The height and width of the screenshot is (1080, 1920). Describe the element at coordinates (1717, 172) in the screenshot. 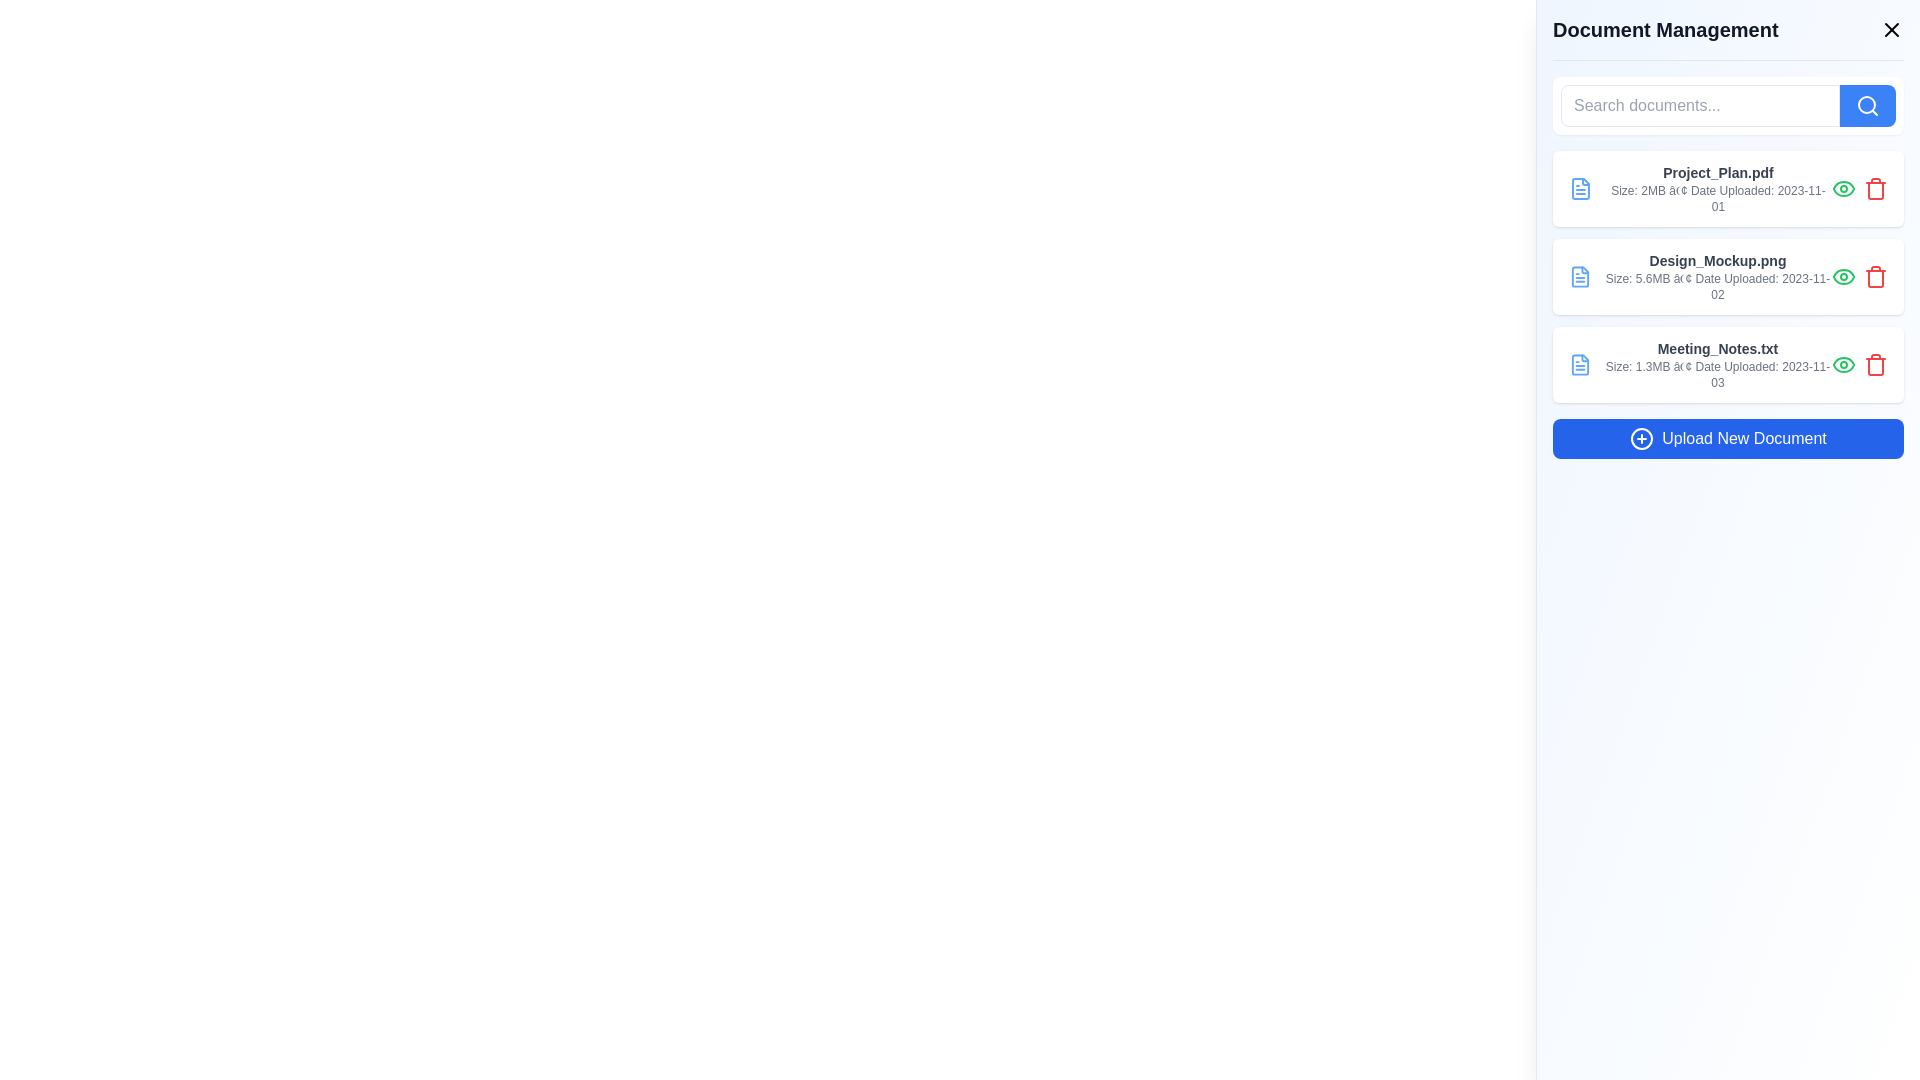

I see `the static text label displaying 'Project_Plan.pdf', which is bold, gray, and located at the top of a file entry in the document management panel` at that location.